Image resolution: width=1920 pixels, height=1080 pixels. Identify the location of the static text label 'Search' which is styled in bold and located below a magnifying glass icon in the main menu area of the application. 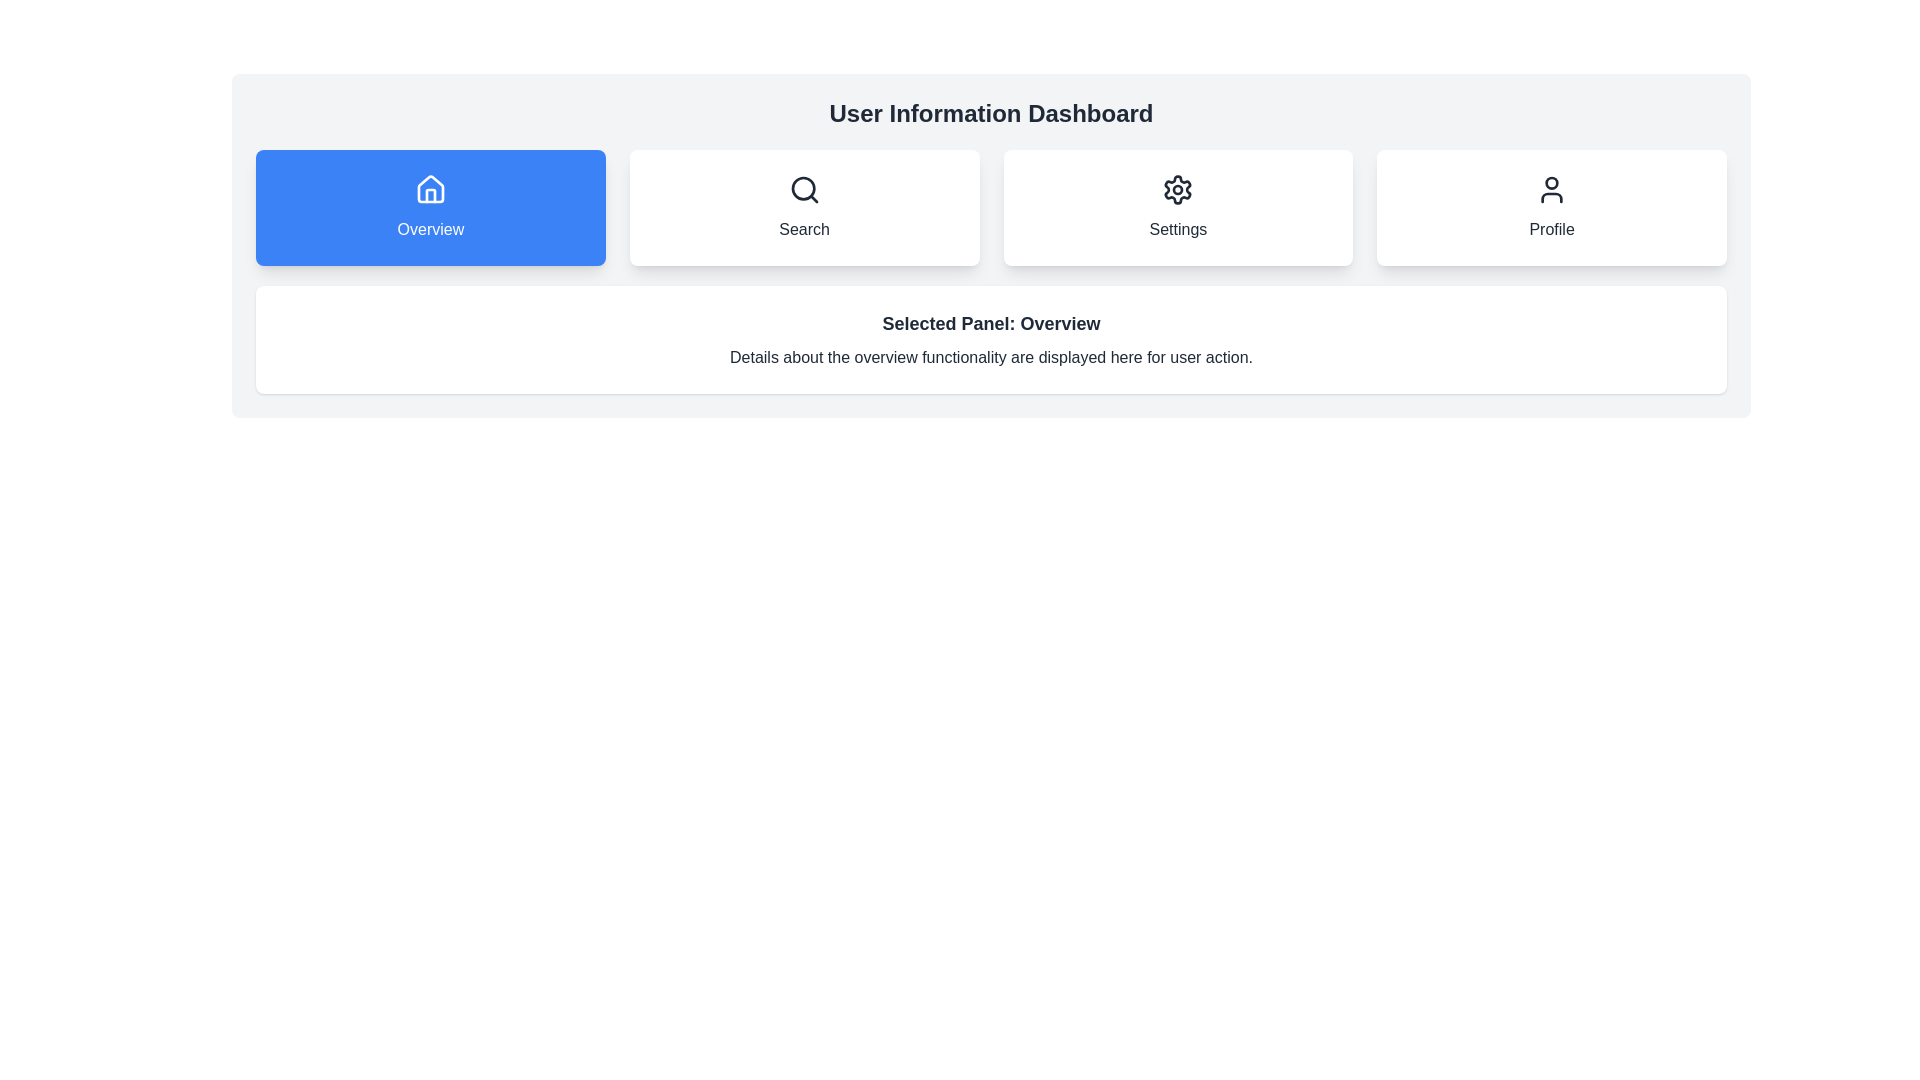
(804, 229).